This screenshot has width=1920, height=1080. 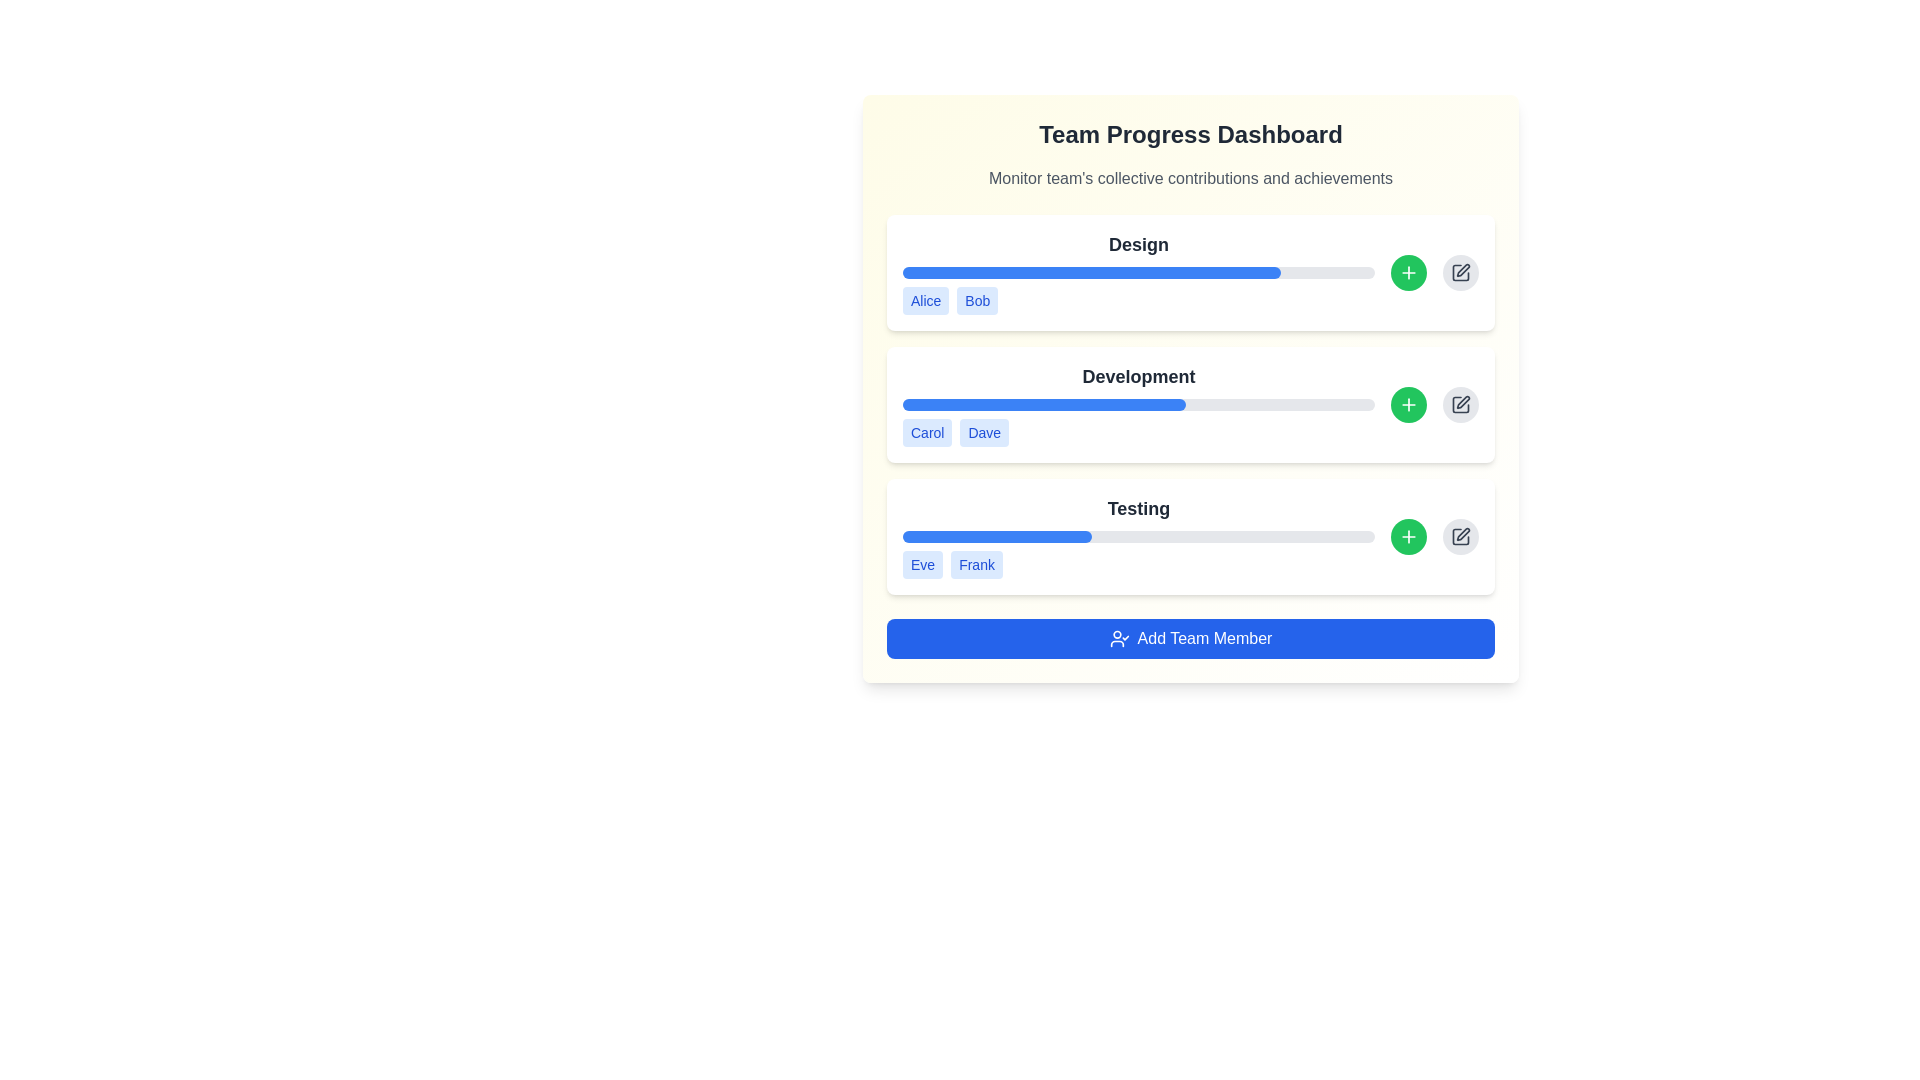 What do you see at coordinates (1460, 405) in the screenshot?
I see `the small square icon with a pen inside, located in the rightmost part of the 'Development' section` at bounding box center [1460, 405].